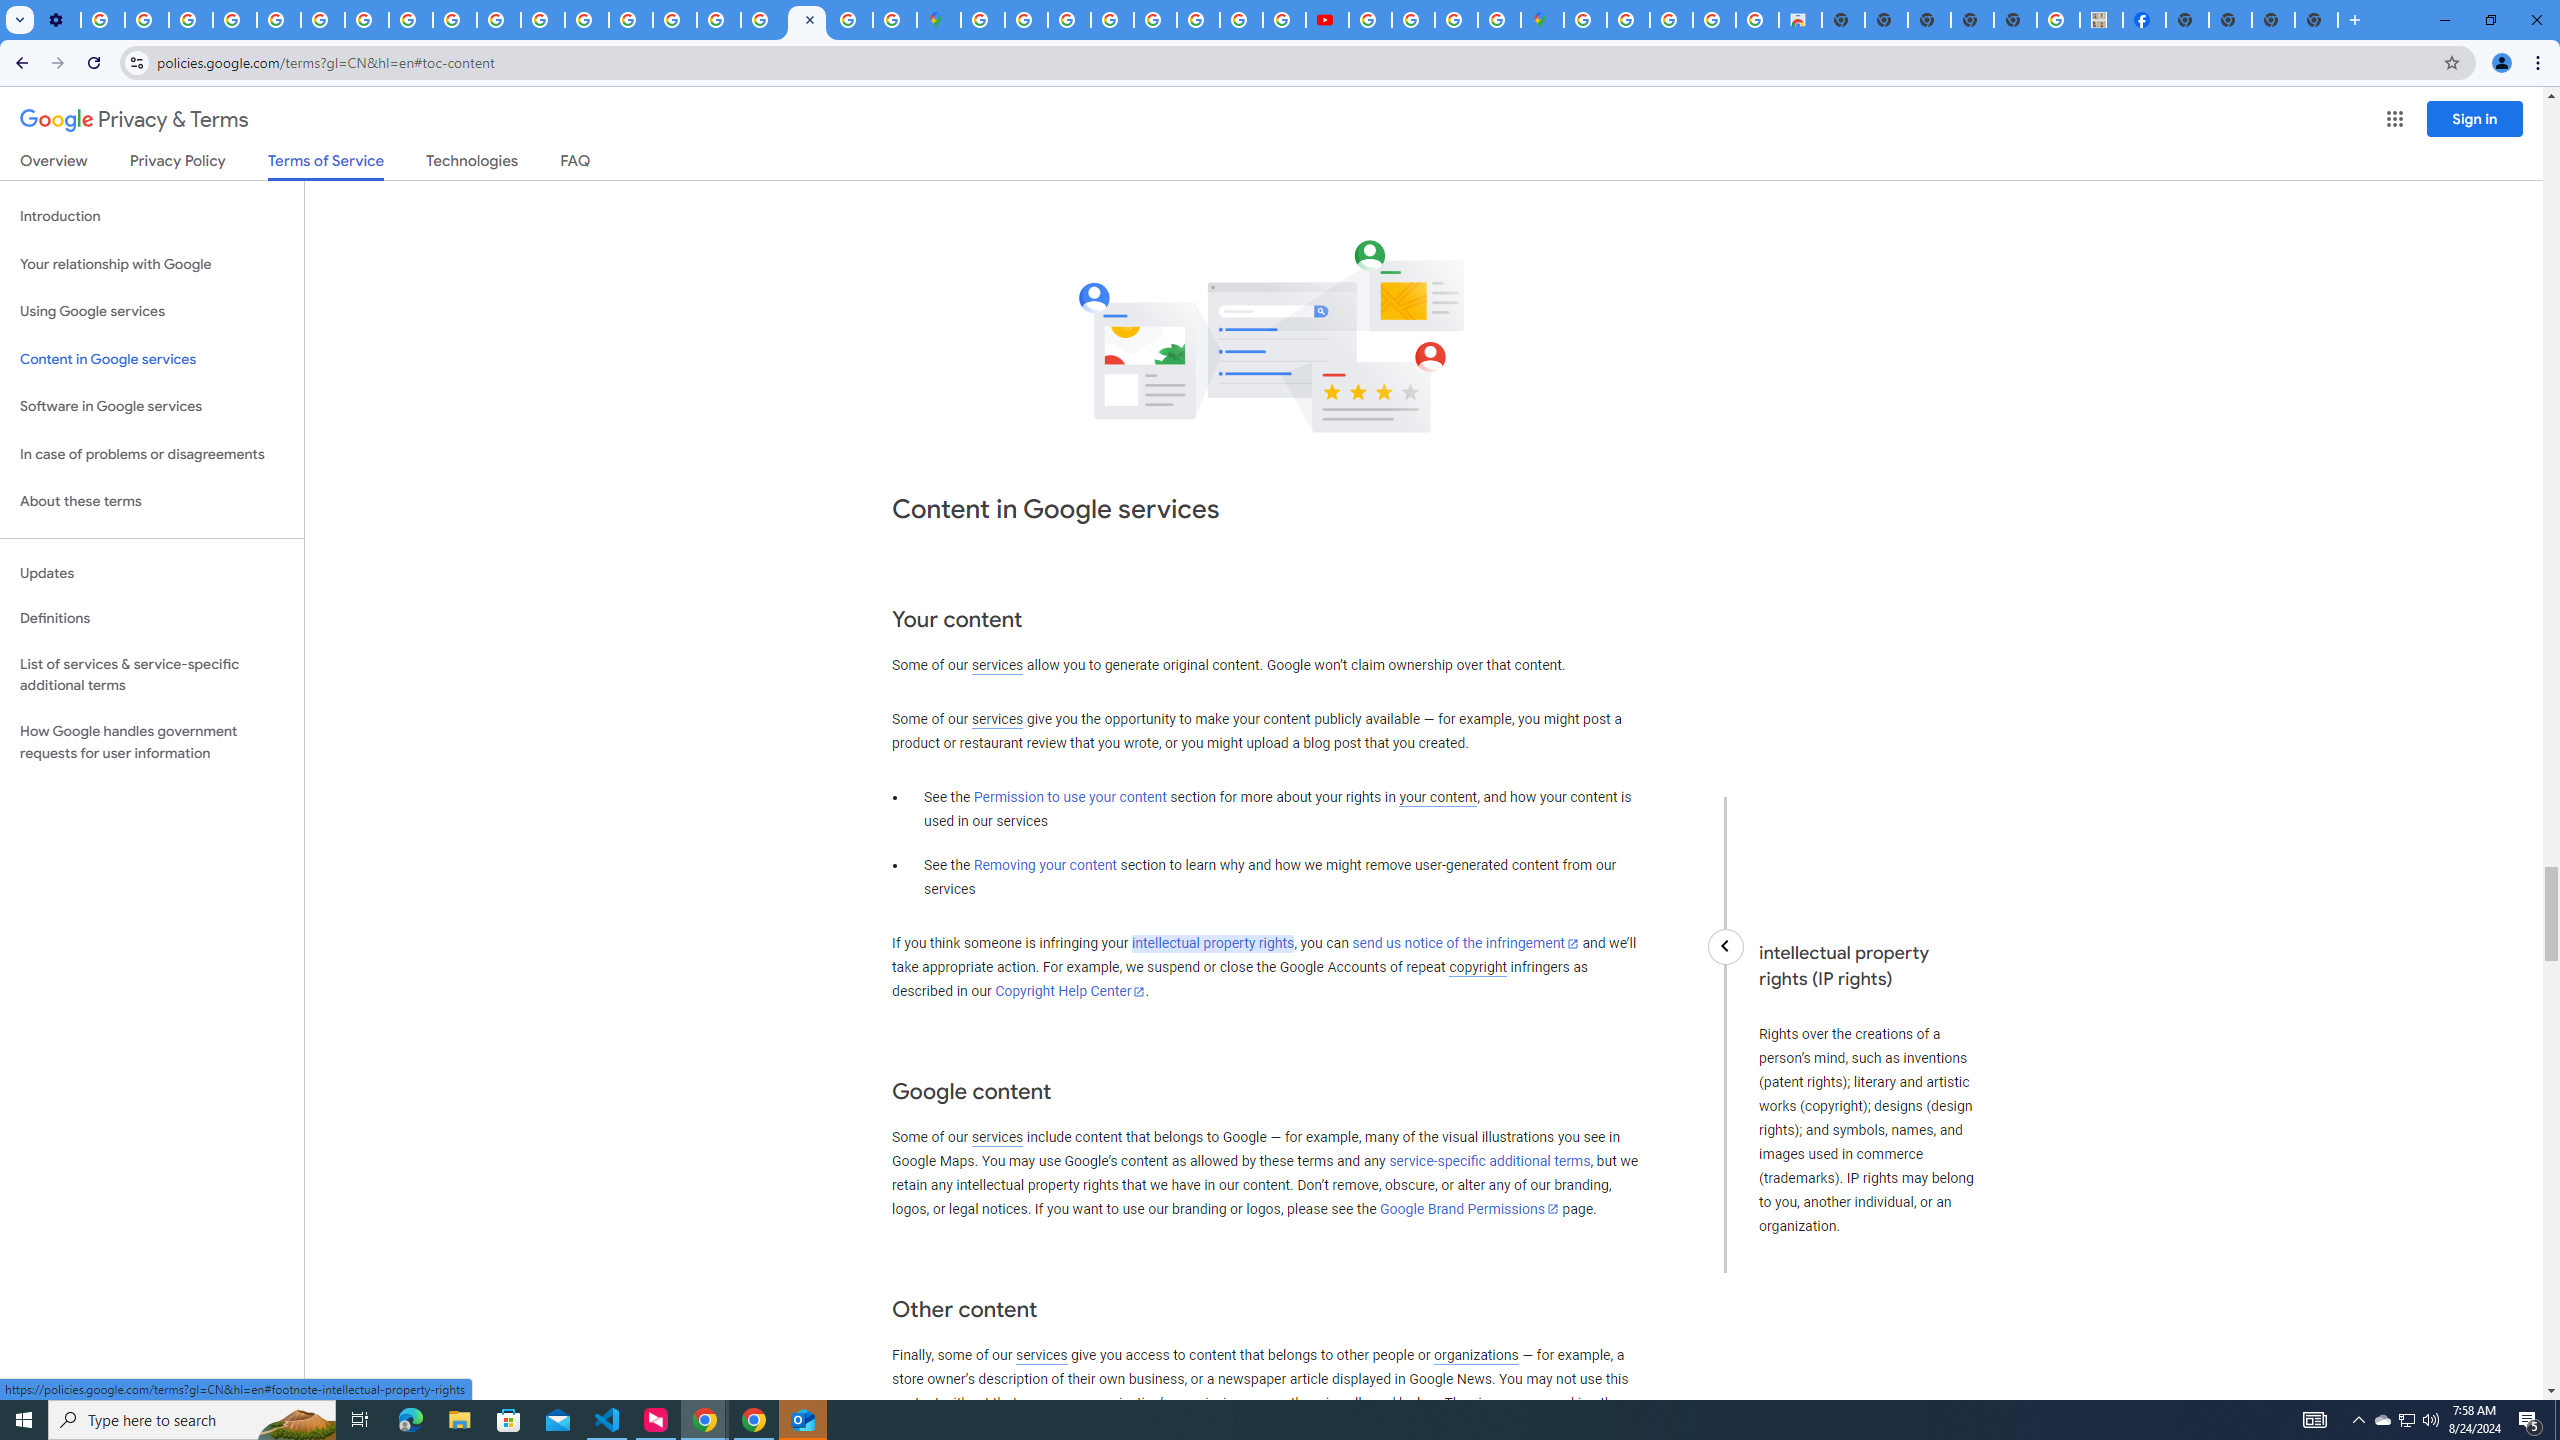  I want to click on 'About these terms', so click(151, 501).